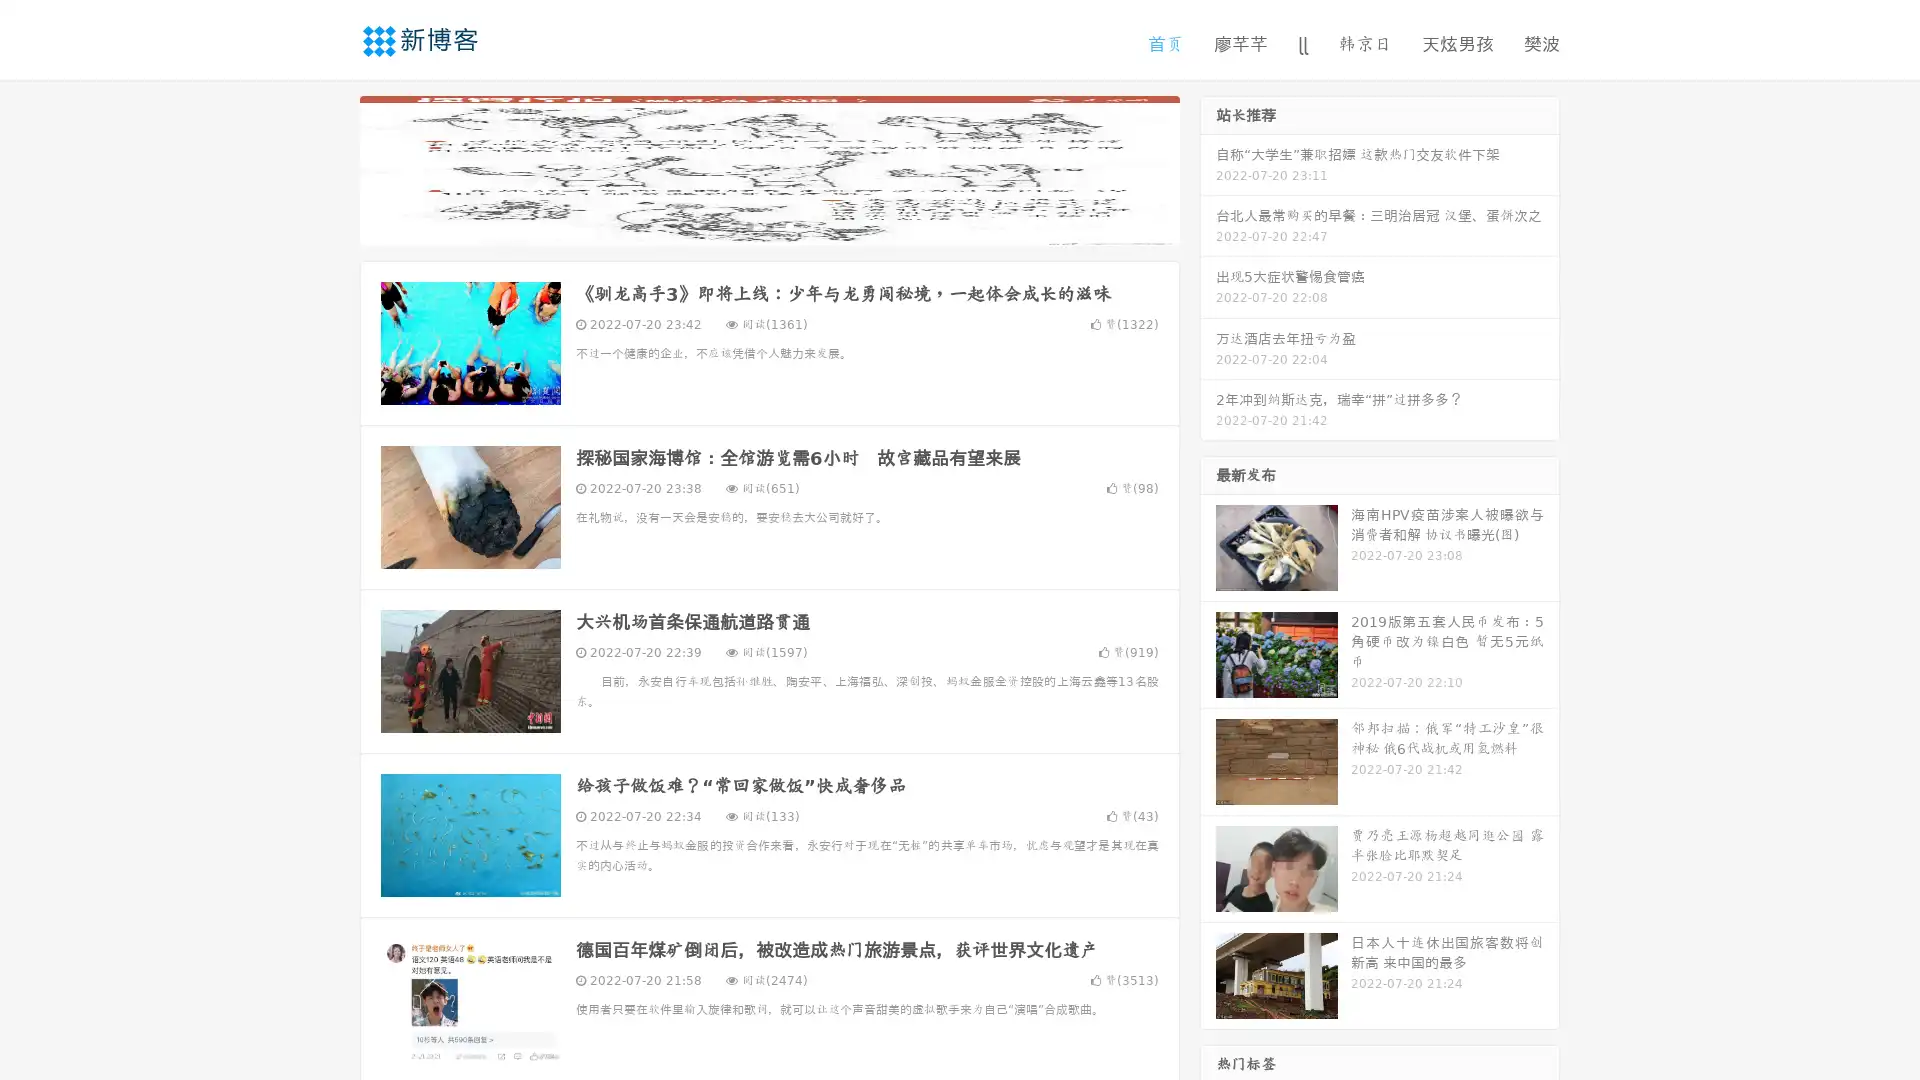  I want to click on Go to slide 1, so click(748, 225).